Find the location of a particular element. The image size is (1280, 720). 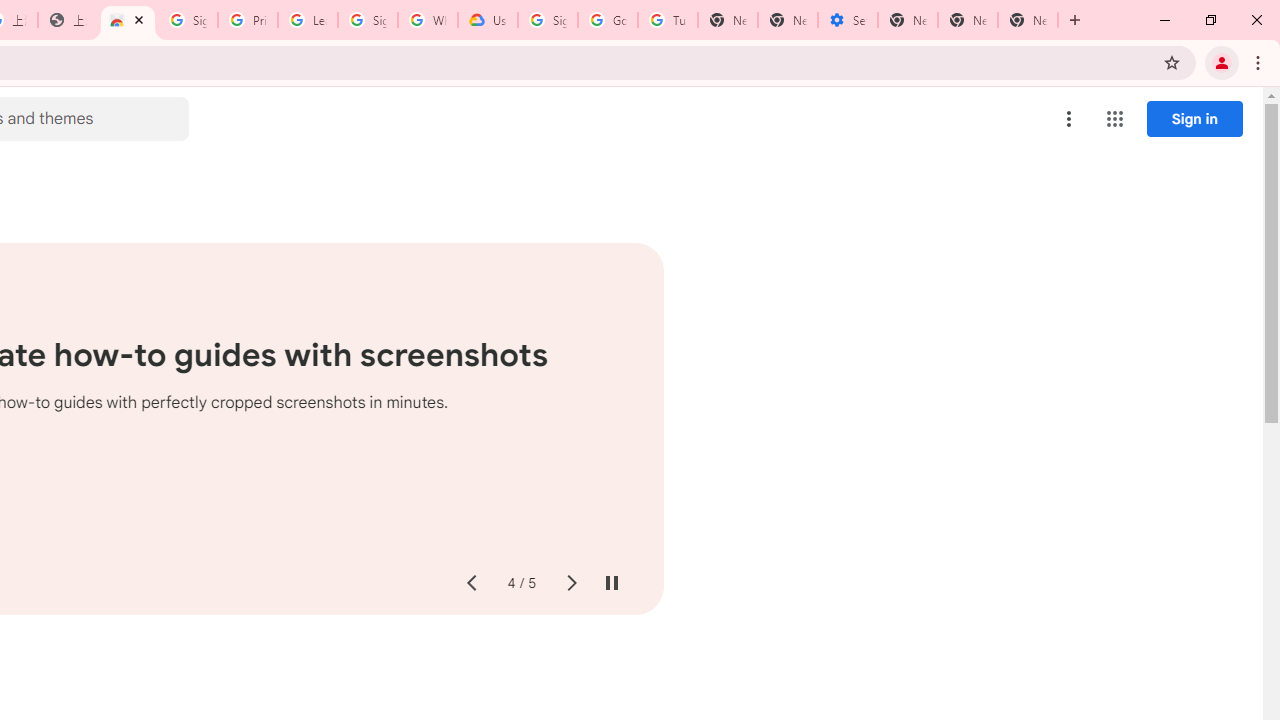

'Who are Google' is located at coordinates (427, 20).